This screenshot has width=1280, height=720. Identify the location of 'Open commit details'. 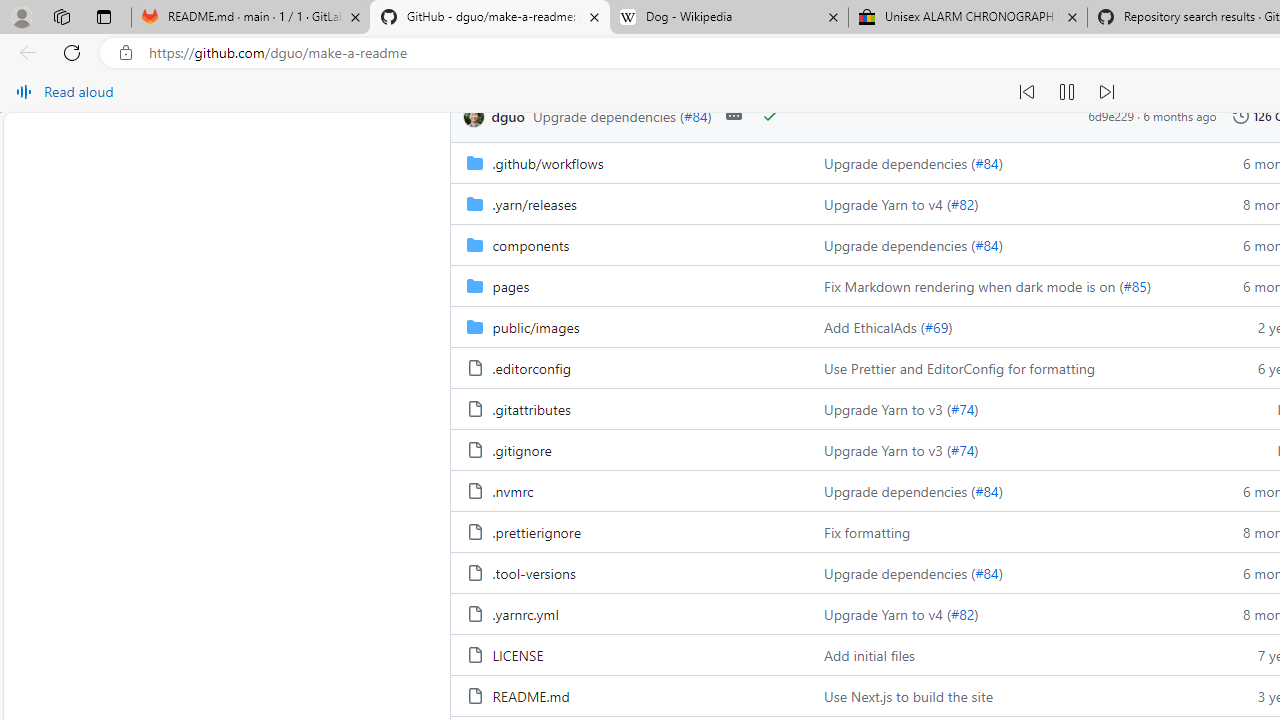
(732, 116).